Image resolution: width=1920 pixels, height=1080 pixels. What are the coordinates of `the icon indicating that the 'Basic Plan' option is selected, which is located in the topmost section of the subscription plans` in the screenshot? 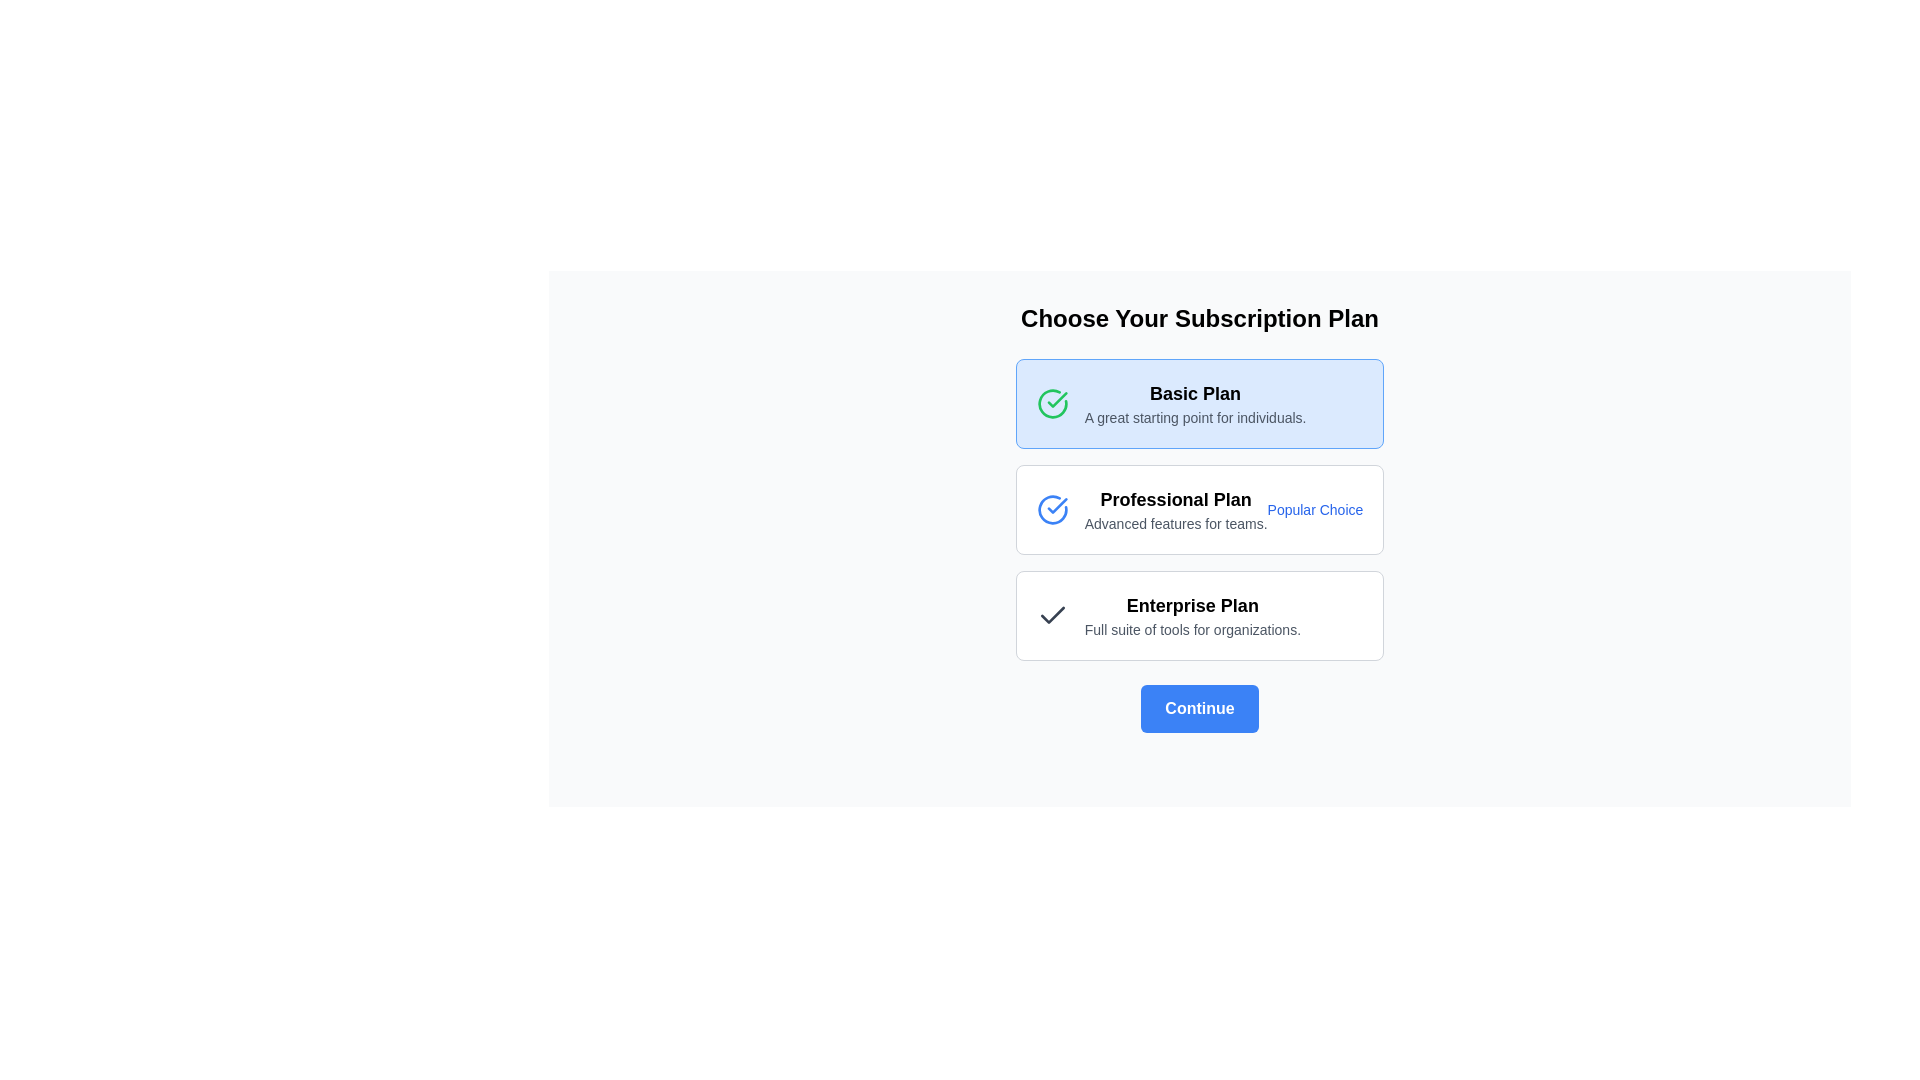 It's located at (1051, 404).